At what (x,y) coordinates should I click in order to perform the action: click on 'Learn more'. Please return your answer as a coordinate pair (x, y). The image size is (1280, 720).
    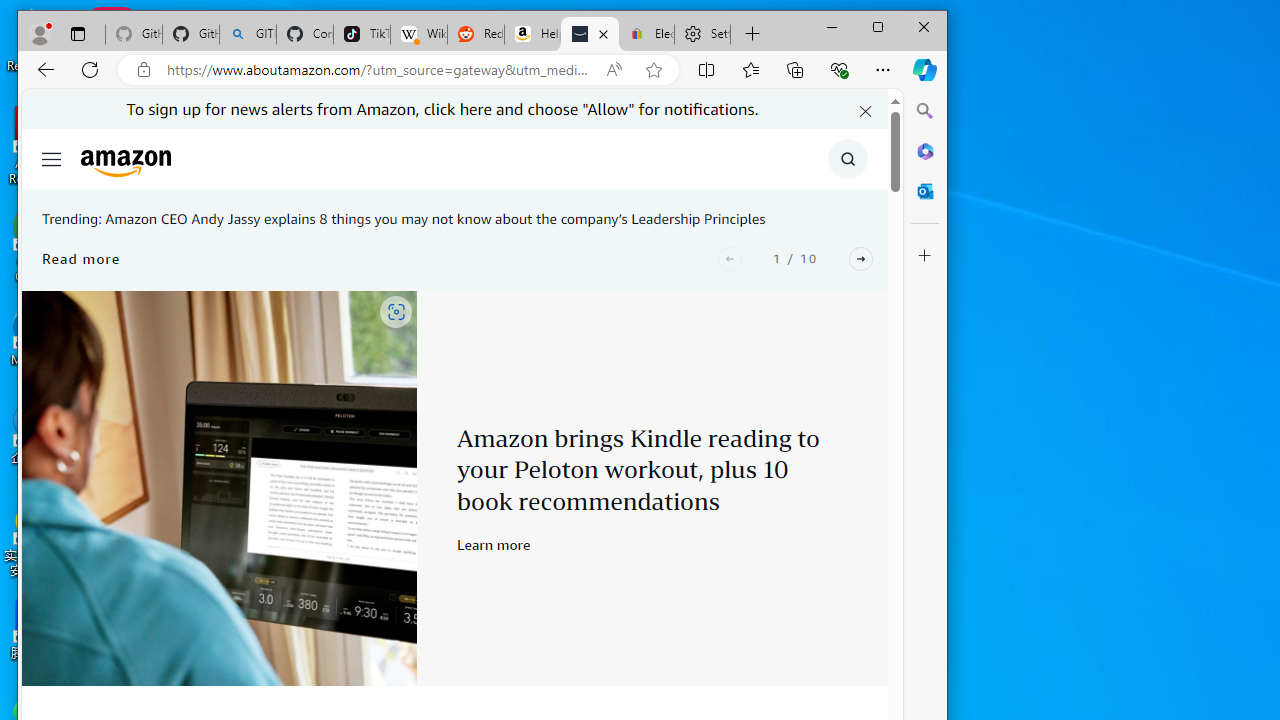
    Looking at the image, I should click on (494, 544).